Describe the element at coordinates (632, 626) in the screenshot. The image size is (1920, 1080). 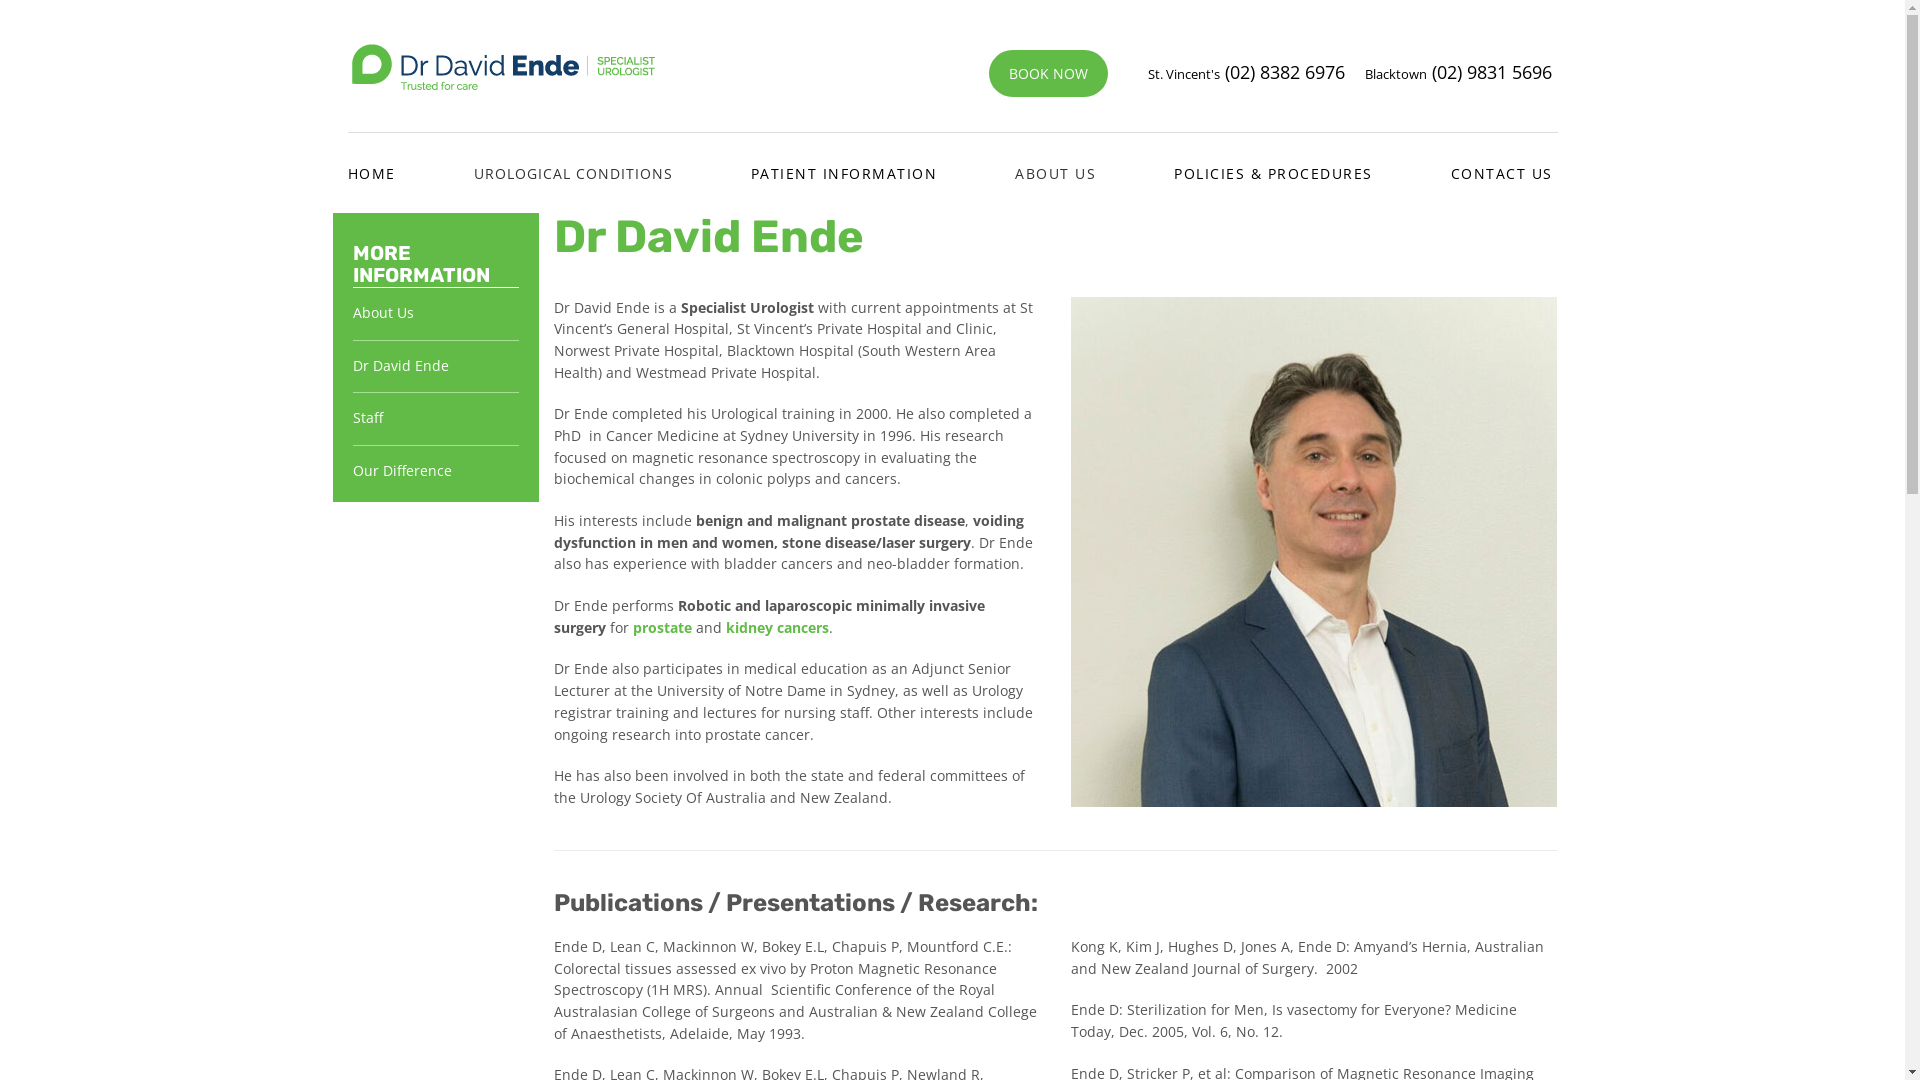
I see `'prostate'` at that location.